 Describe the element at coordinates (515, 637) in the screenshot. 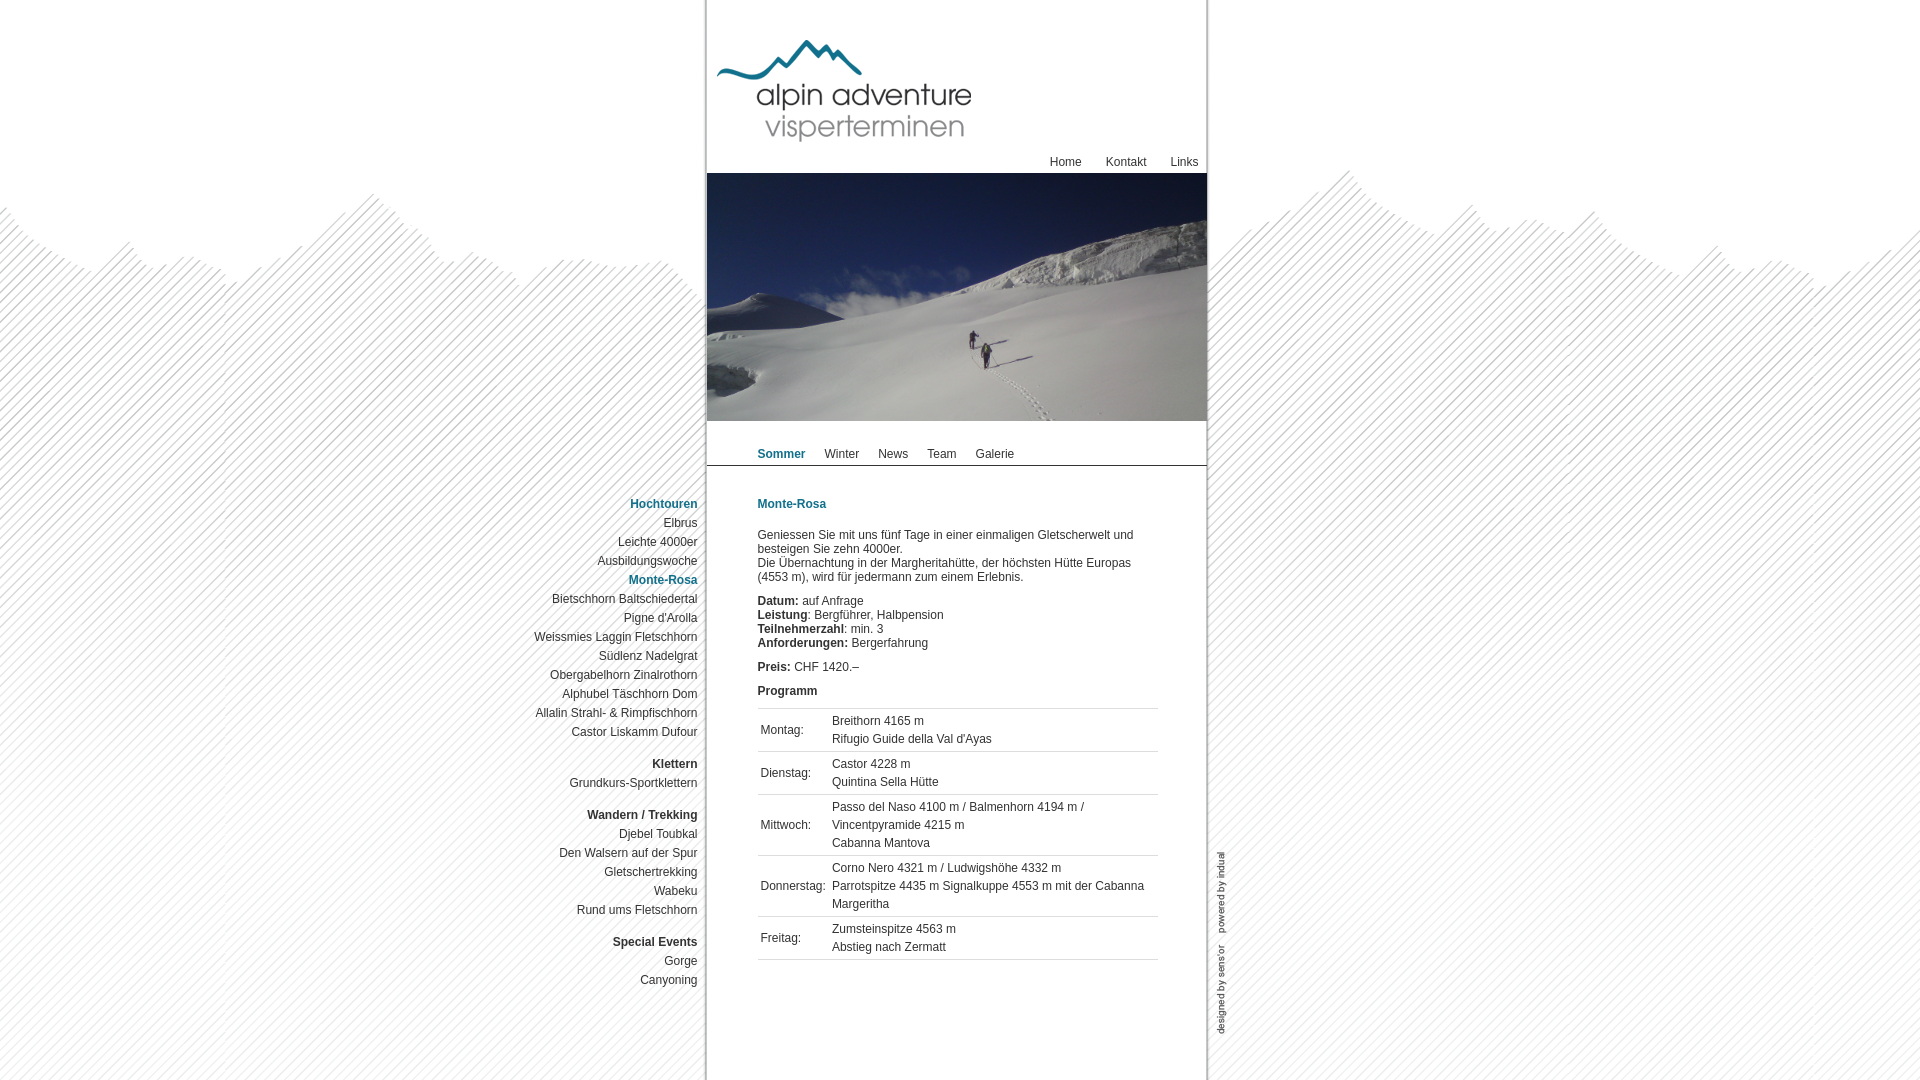

I see `'Weissmies Laggin Fletschhorn'` at that location.